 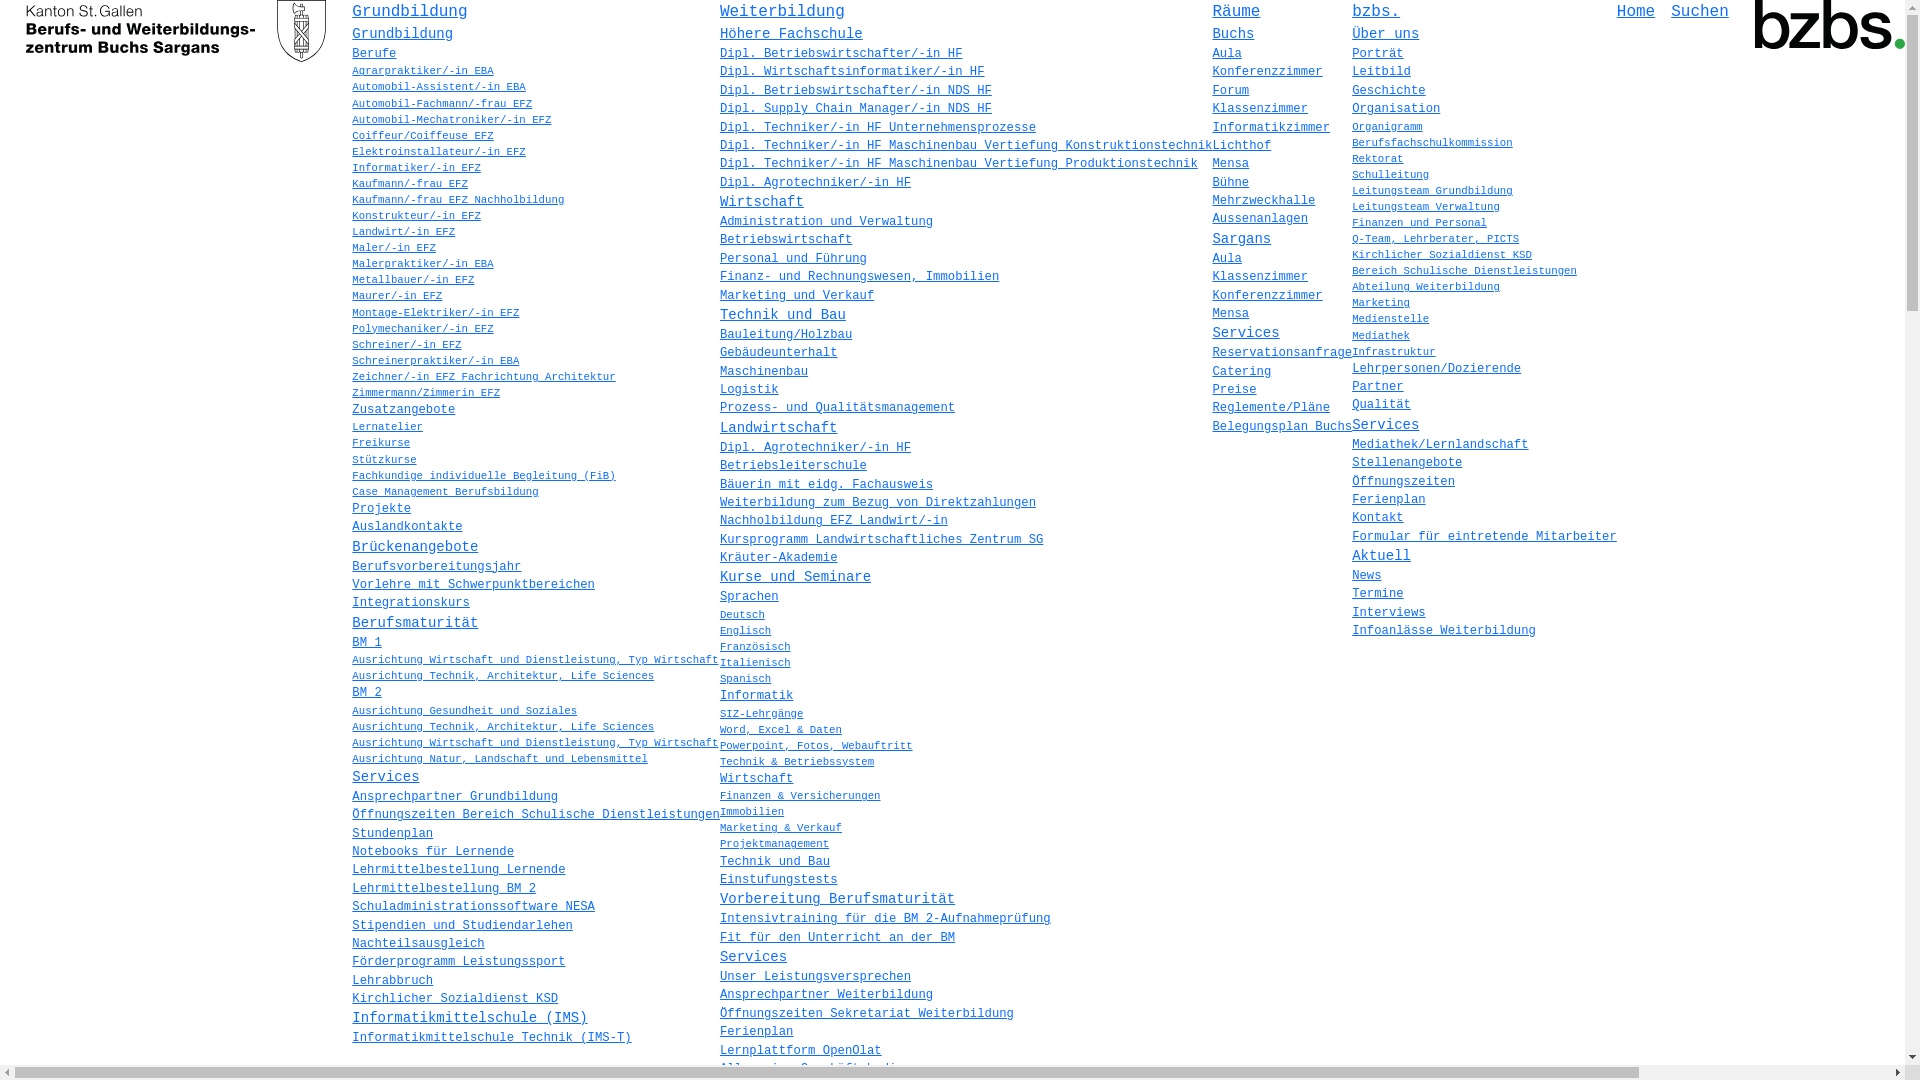 I want to click on 'Lehrpersonen/Dozierende', so click(x=1352, y=369).